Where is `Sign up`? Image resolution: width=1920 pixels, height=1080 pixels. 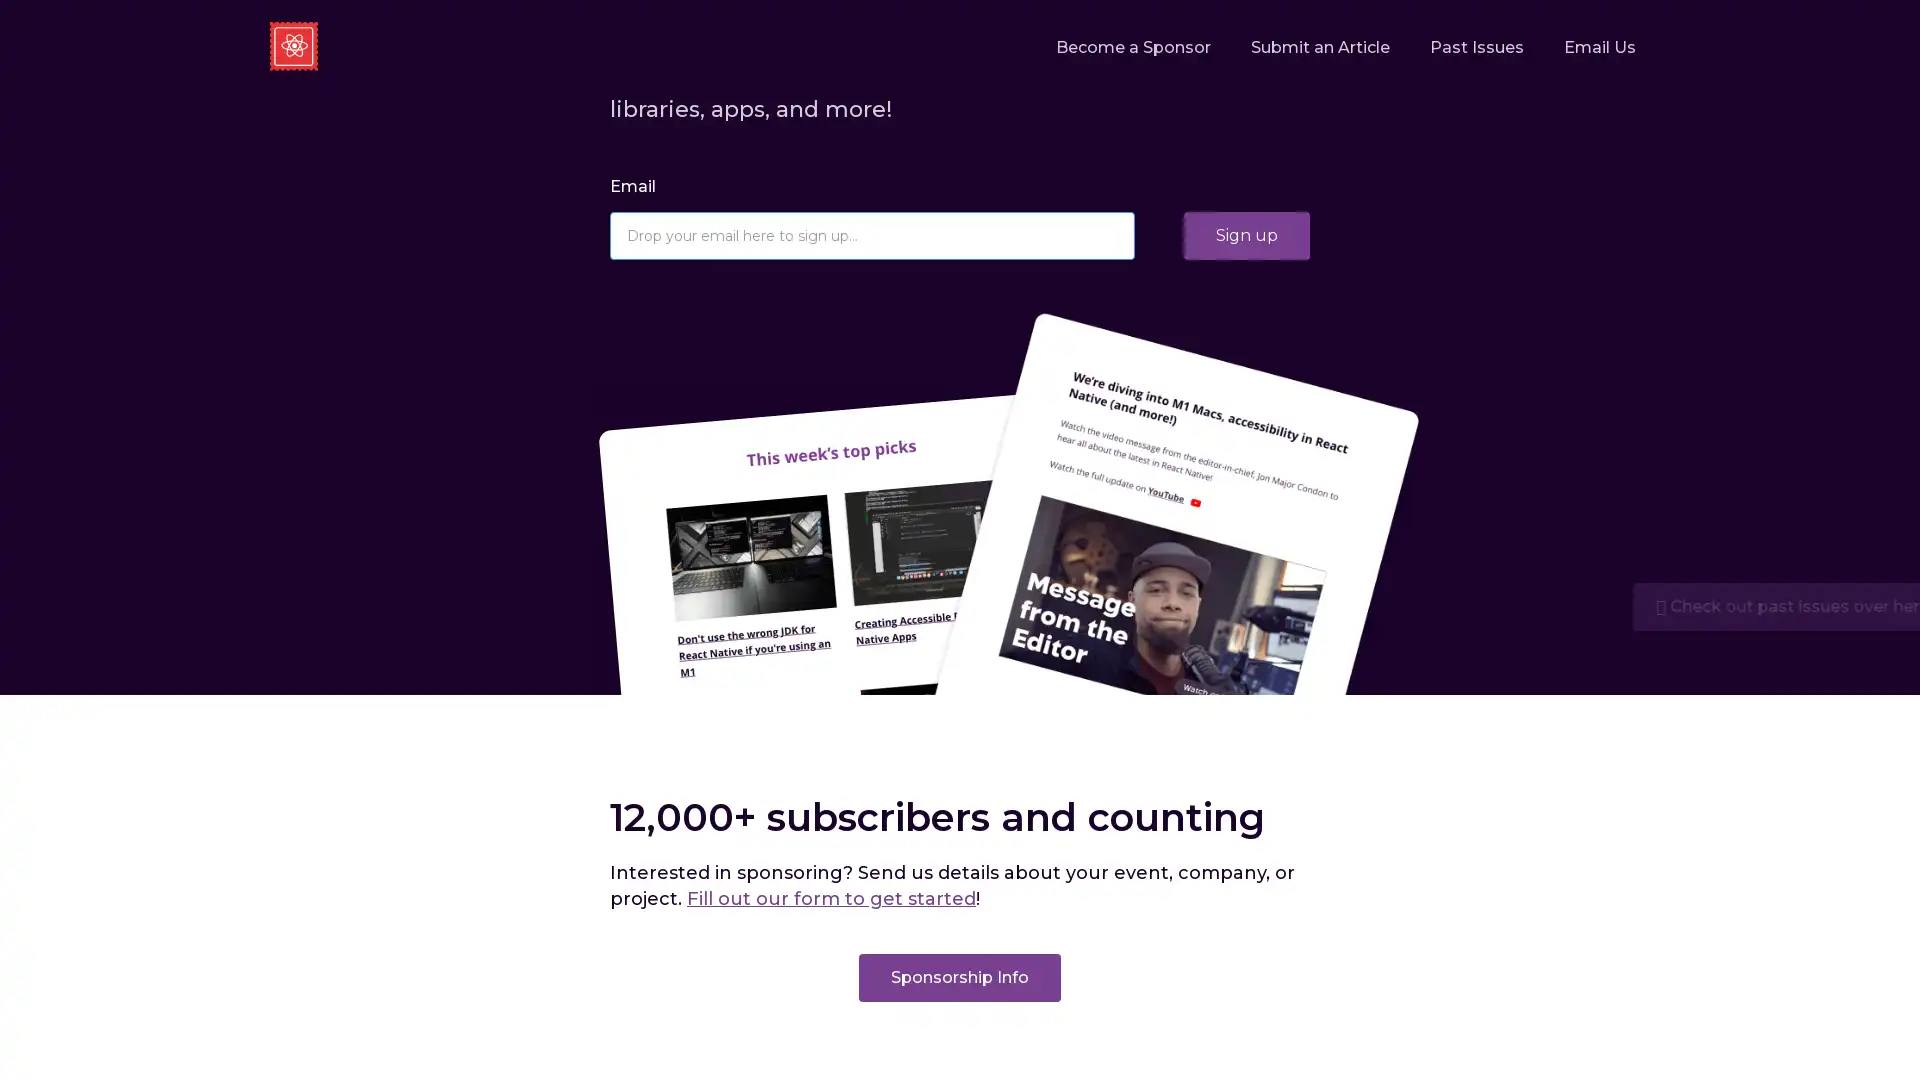 Sign up is located at coordinates (1246, 234).